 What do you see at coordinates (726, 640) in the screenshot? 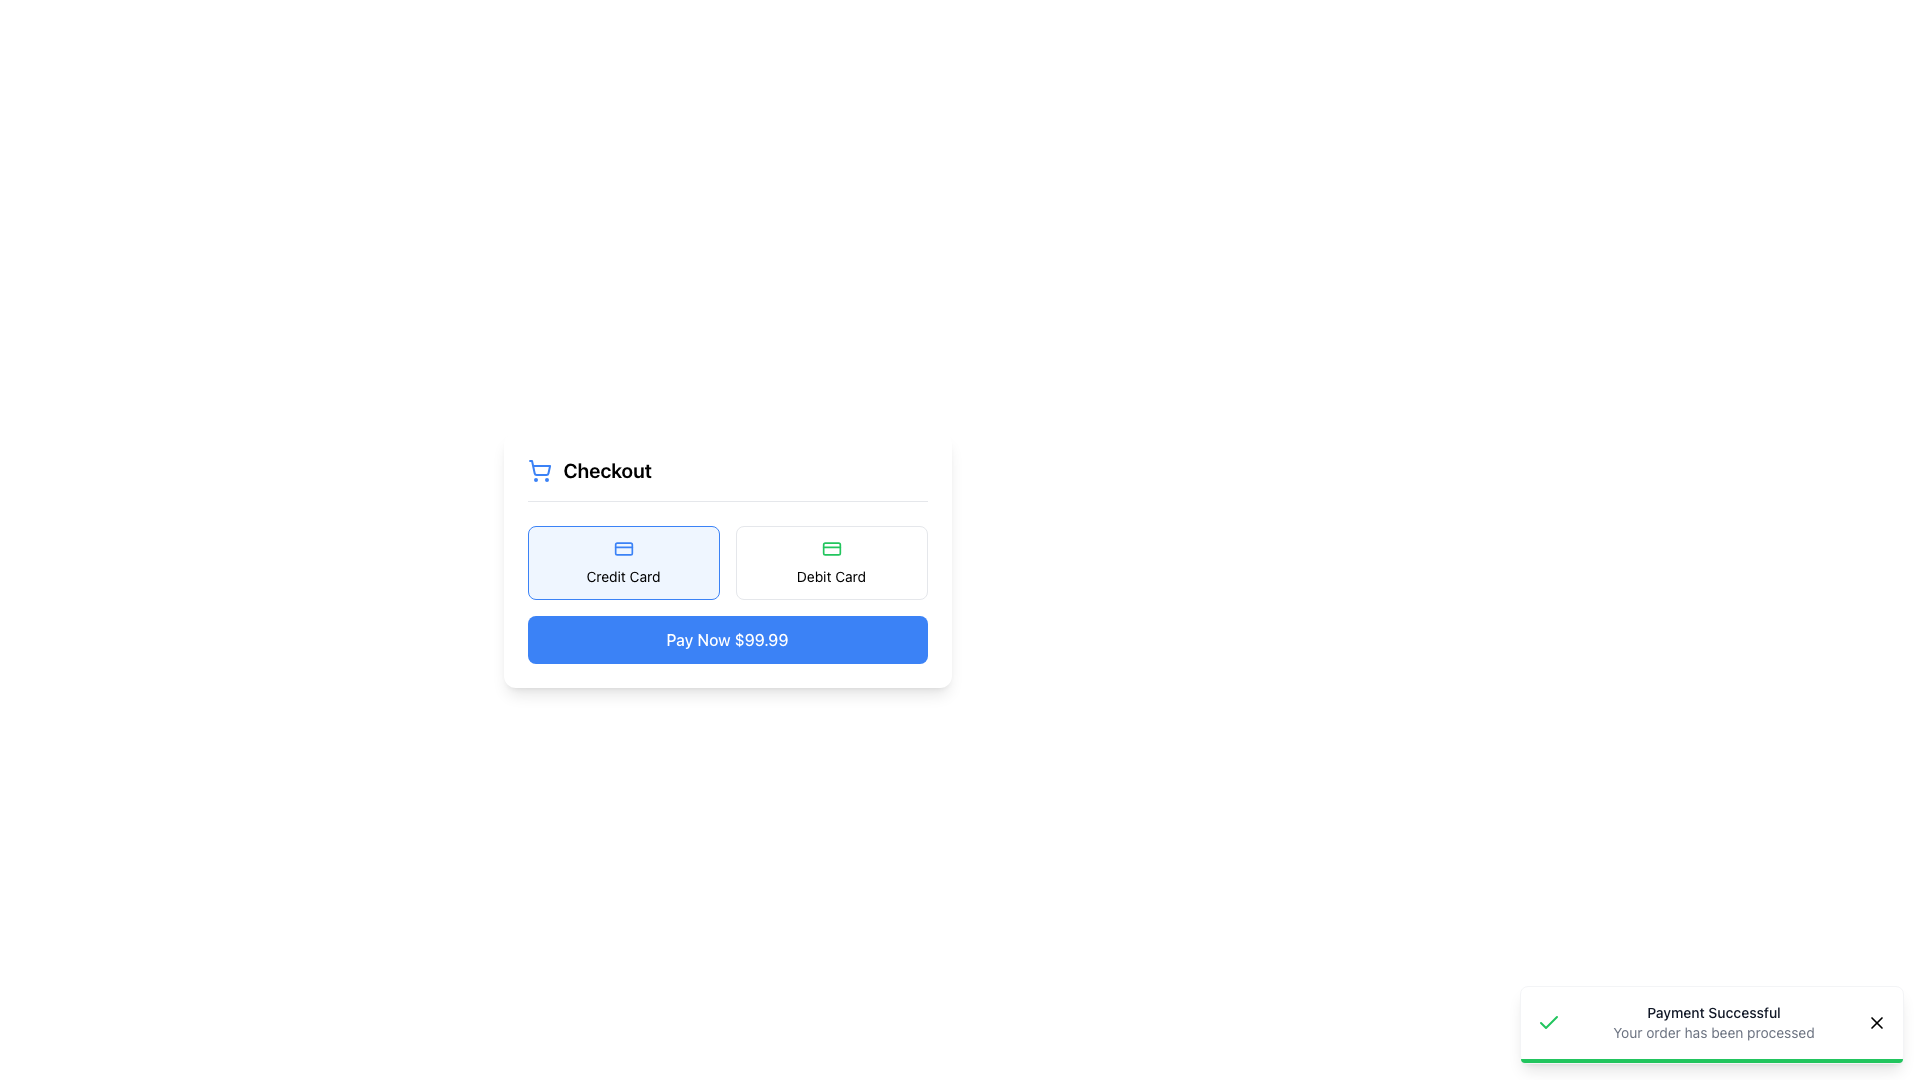
I see `the payment button located at the bottom of the payment options section to observe the hover effects` at bounding box center [726, 640].